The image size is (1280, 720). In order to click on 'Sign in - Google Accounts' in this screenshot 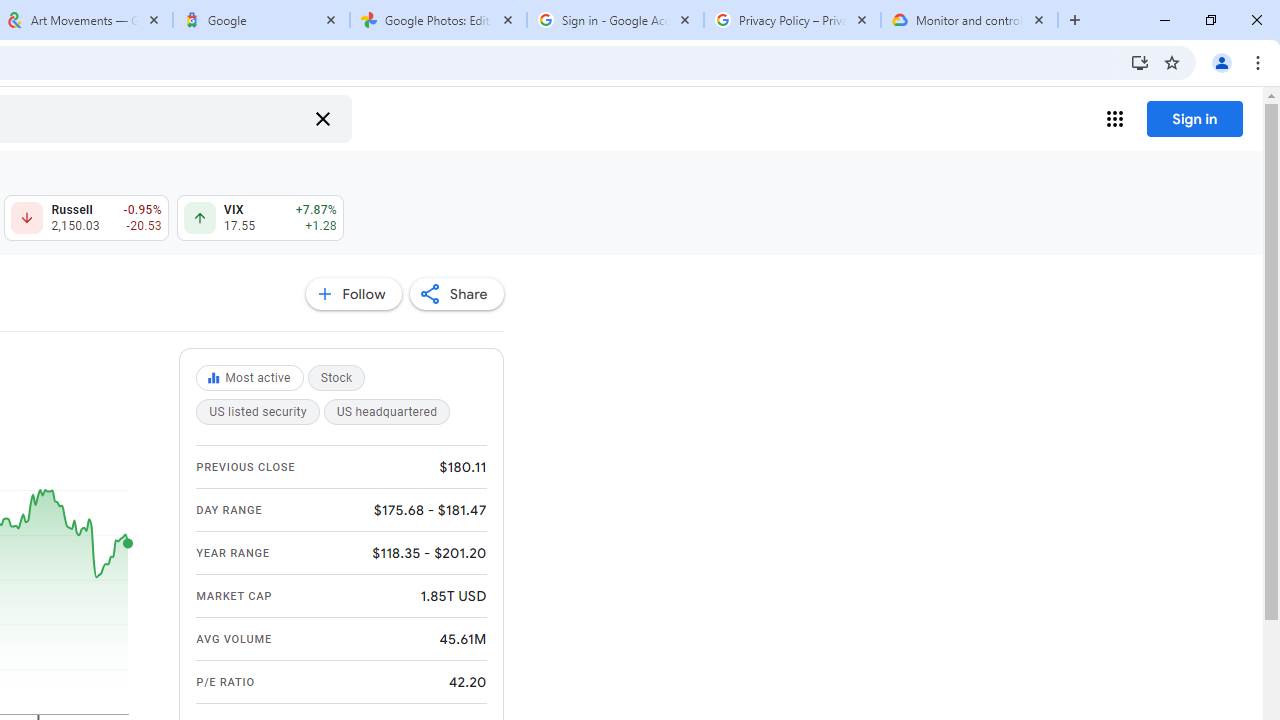, I will do `click(614, 20)`.